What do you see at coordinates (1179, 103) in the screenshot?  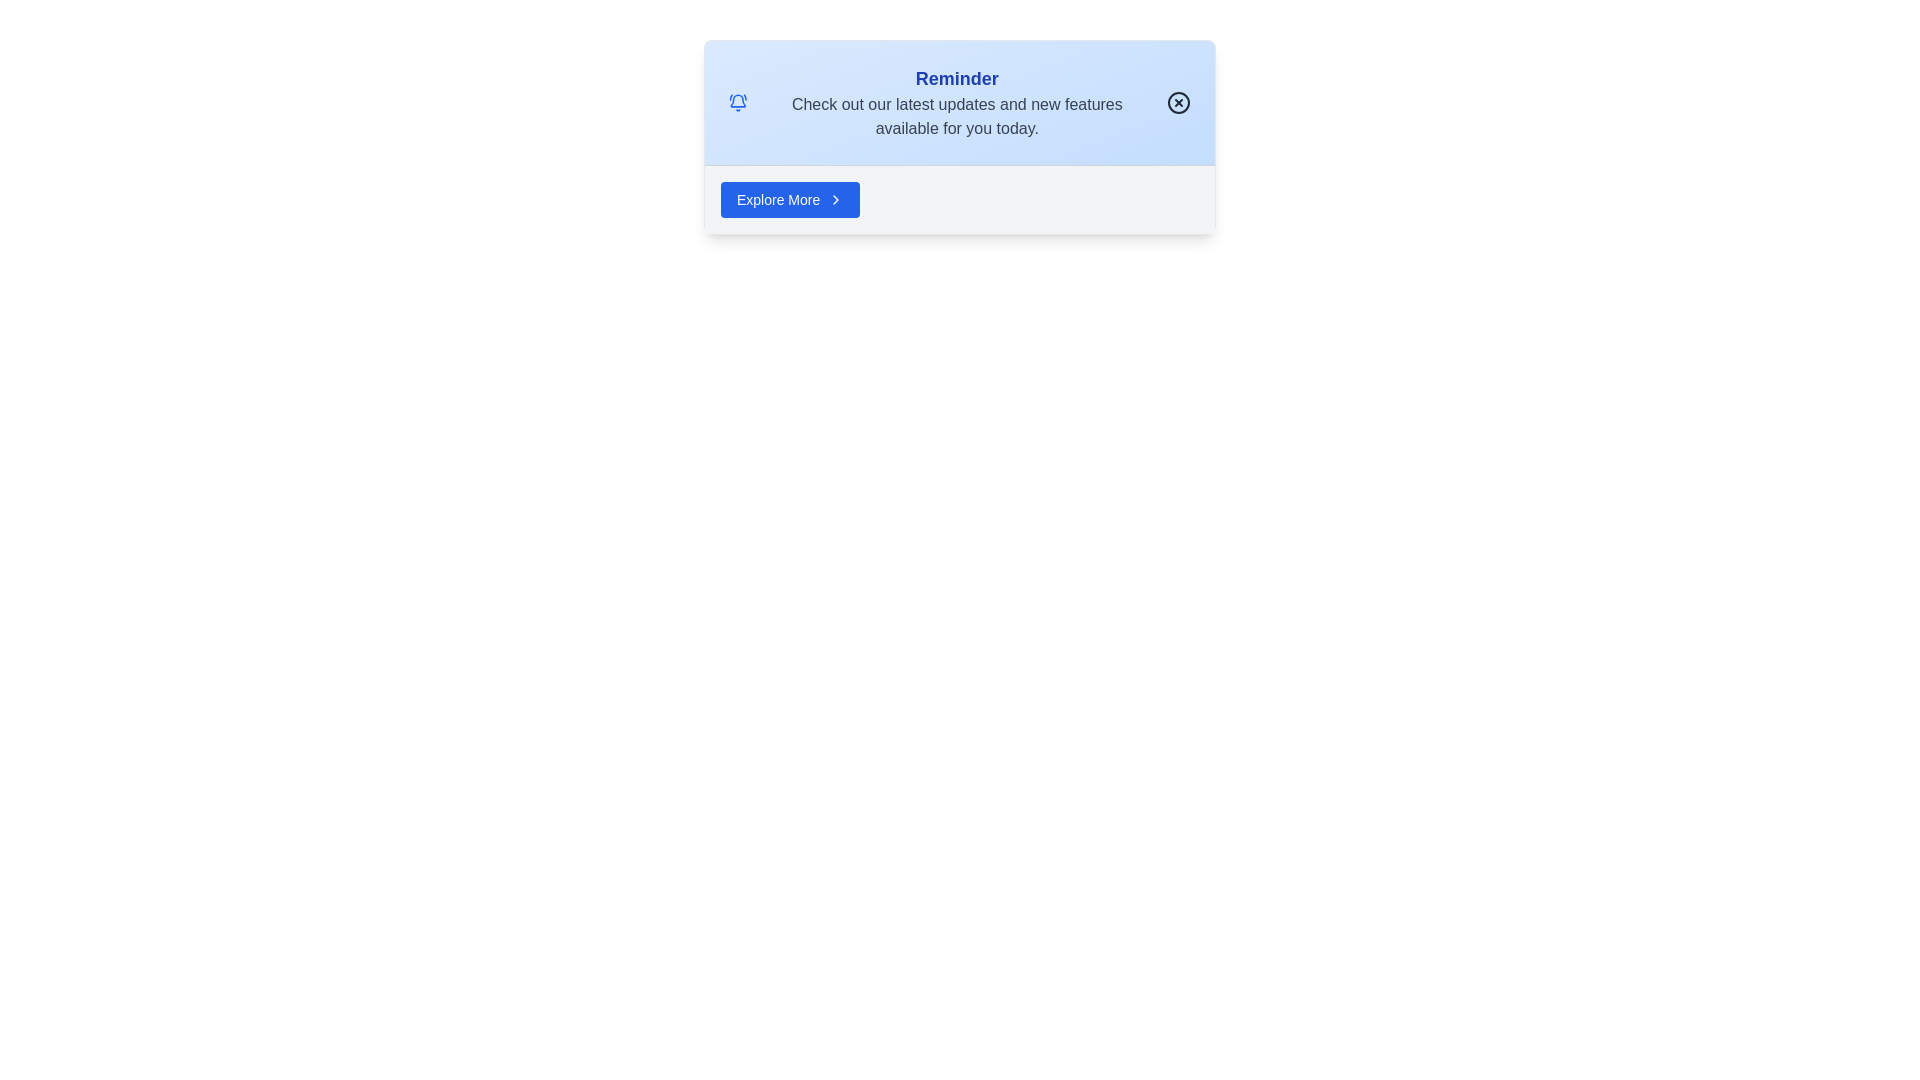 I see `the circle SVG shape located at the top-right corner of the notification card` at bounding box center [1179, 103].